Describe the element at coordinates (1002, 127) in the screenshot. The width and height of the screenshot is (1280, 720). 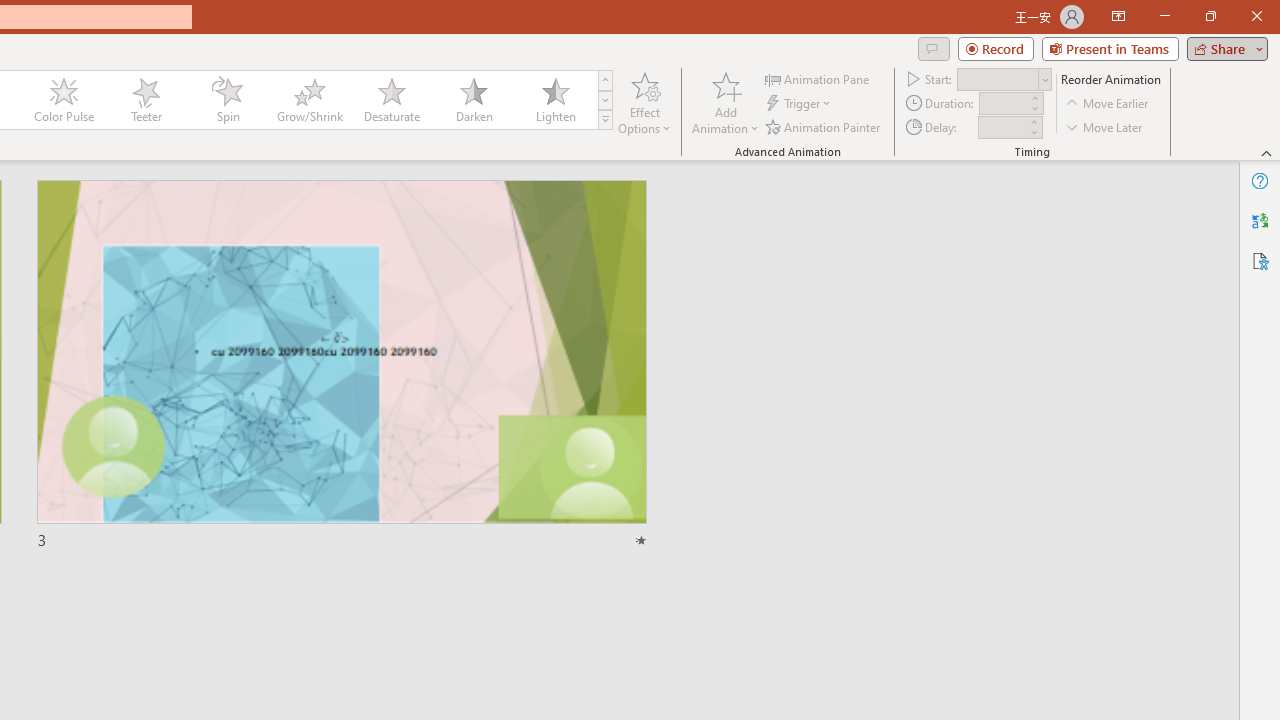
I see `'Animation Delay'` at that location.